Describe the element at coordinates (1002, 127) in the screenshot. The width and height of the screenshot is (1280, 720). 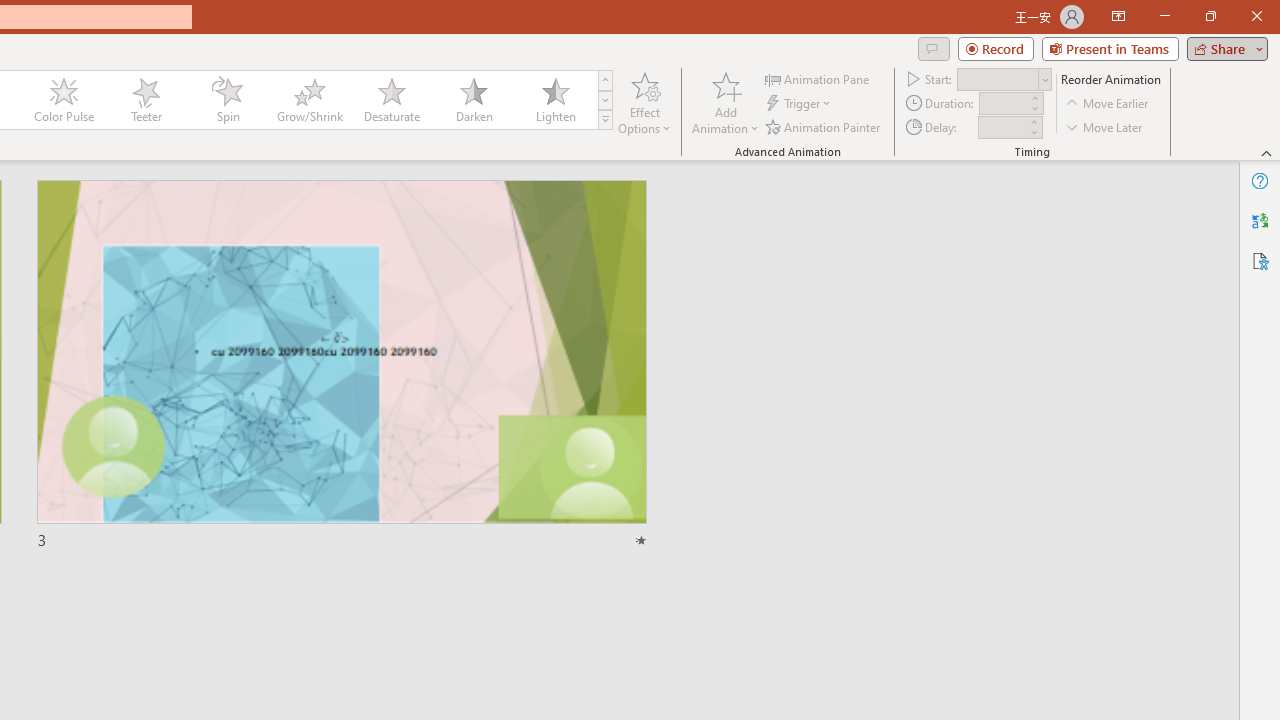
I see `'Animation Delay'` at that location.